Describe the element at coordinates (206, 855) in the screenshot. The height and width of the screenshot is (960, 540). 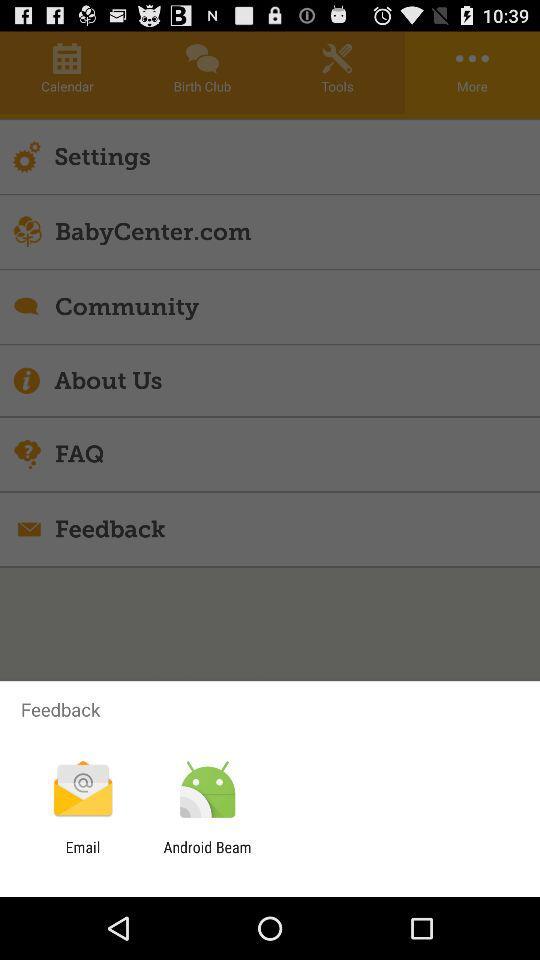
I see `android beam` at that location.